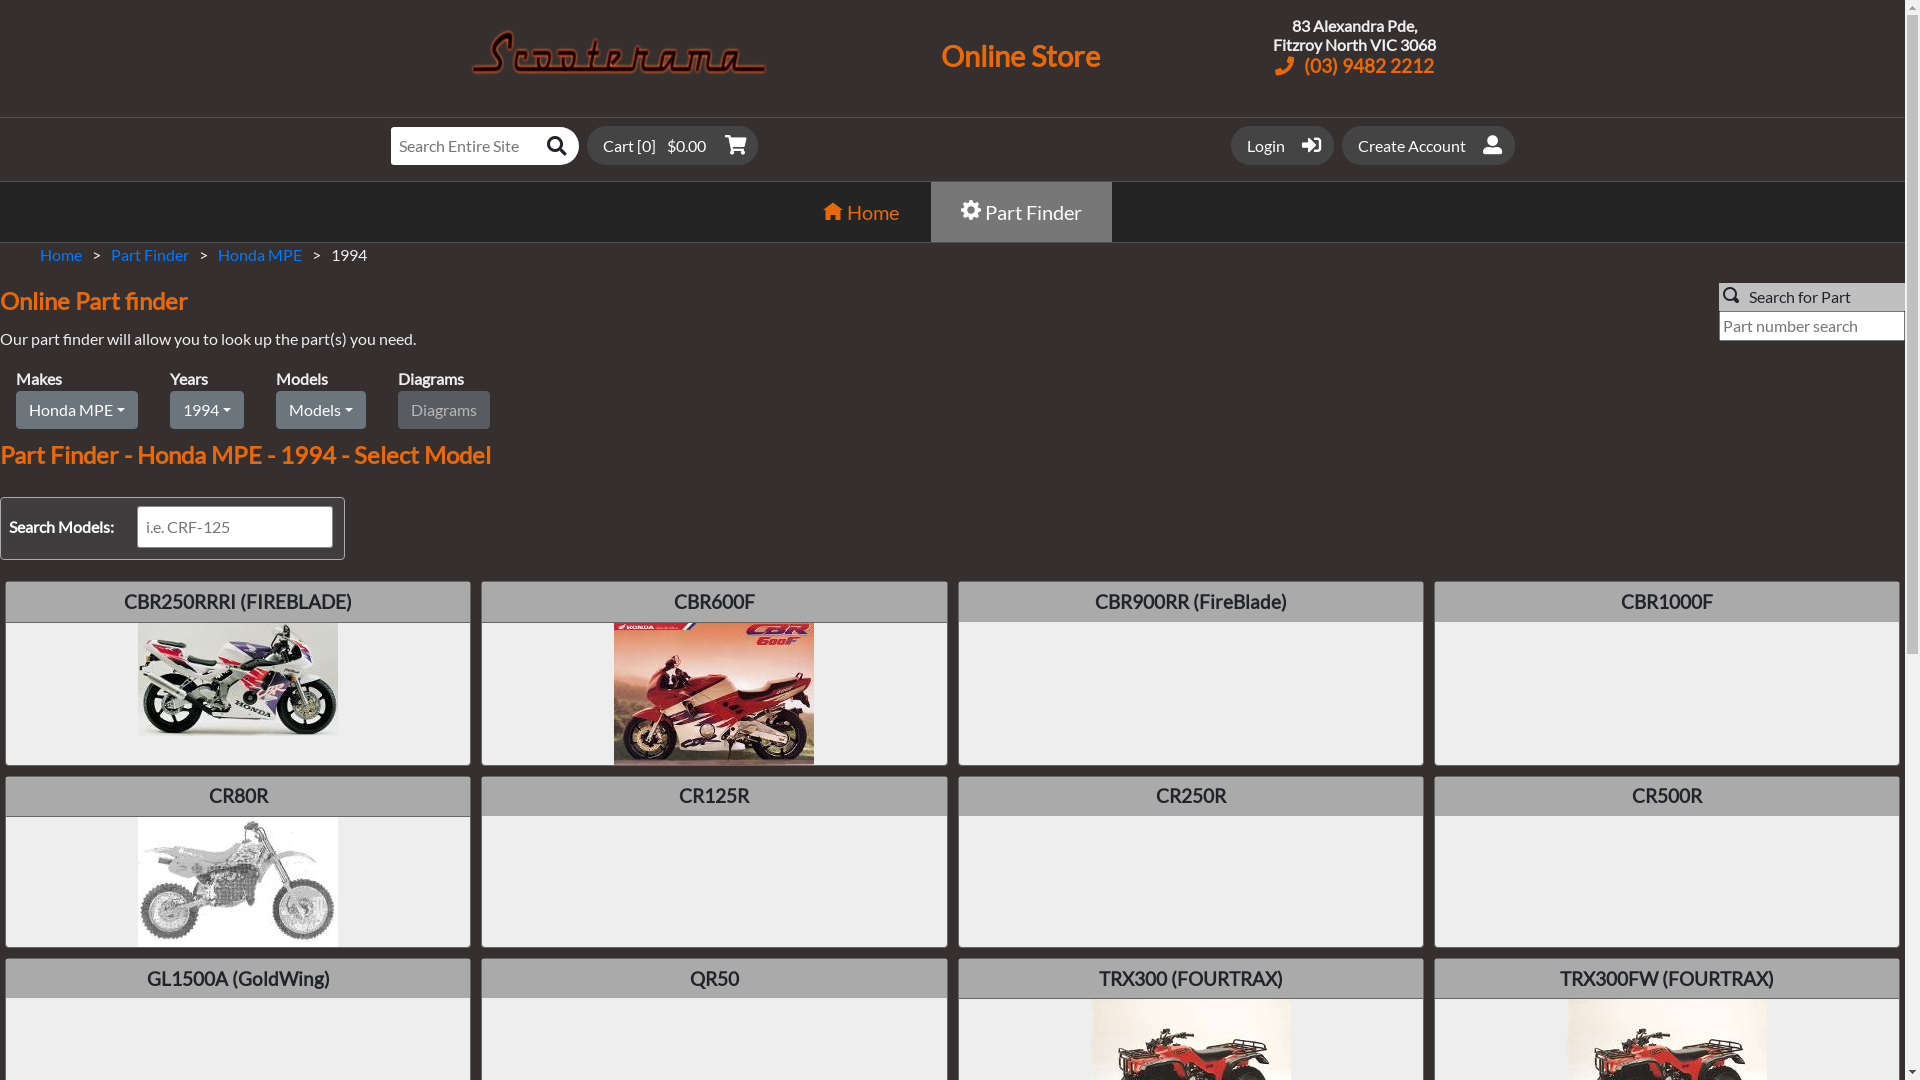 The image size is (1920, 1080). What do you see at coordinates (274, 408) in the screenshot?
I see `'Models'` at bounding box center [274, 408].